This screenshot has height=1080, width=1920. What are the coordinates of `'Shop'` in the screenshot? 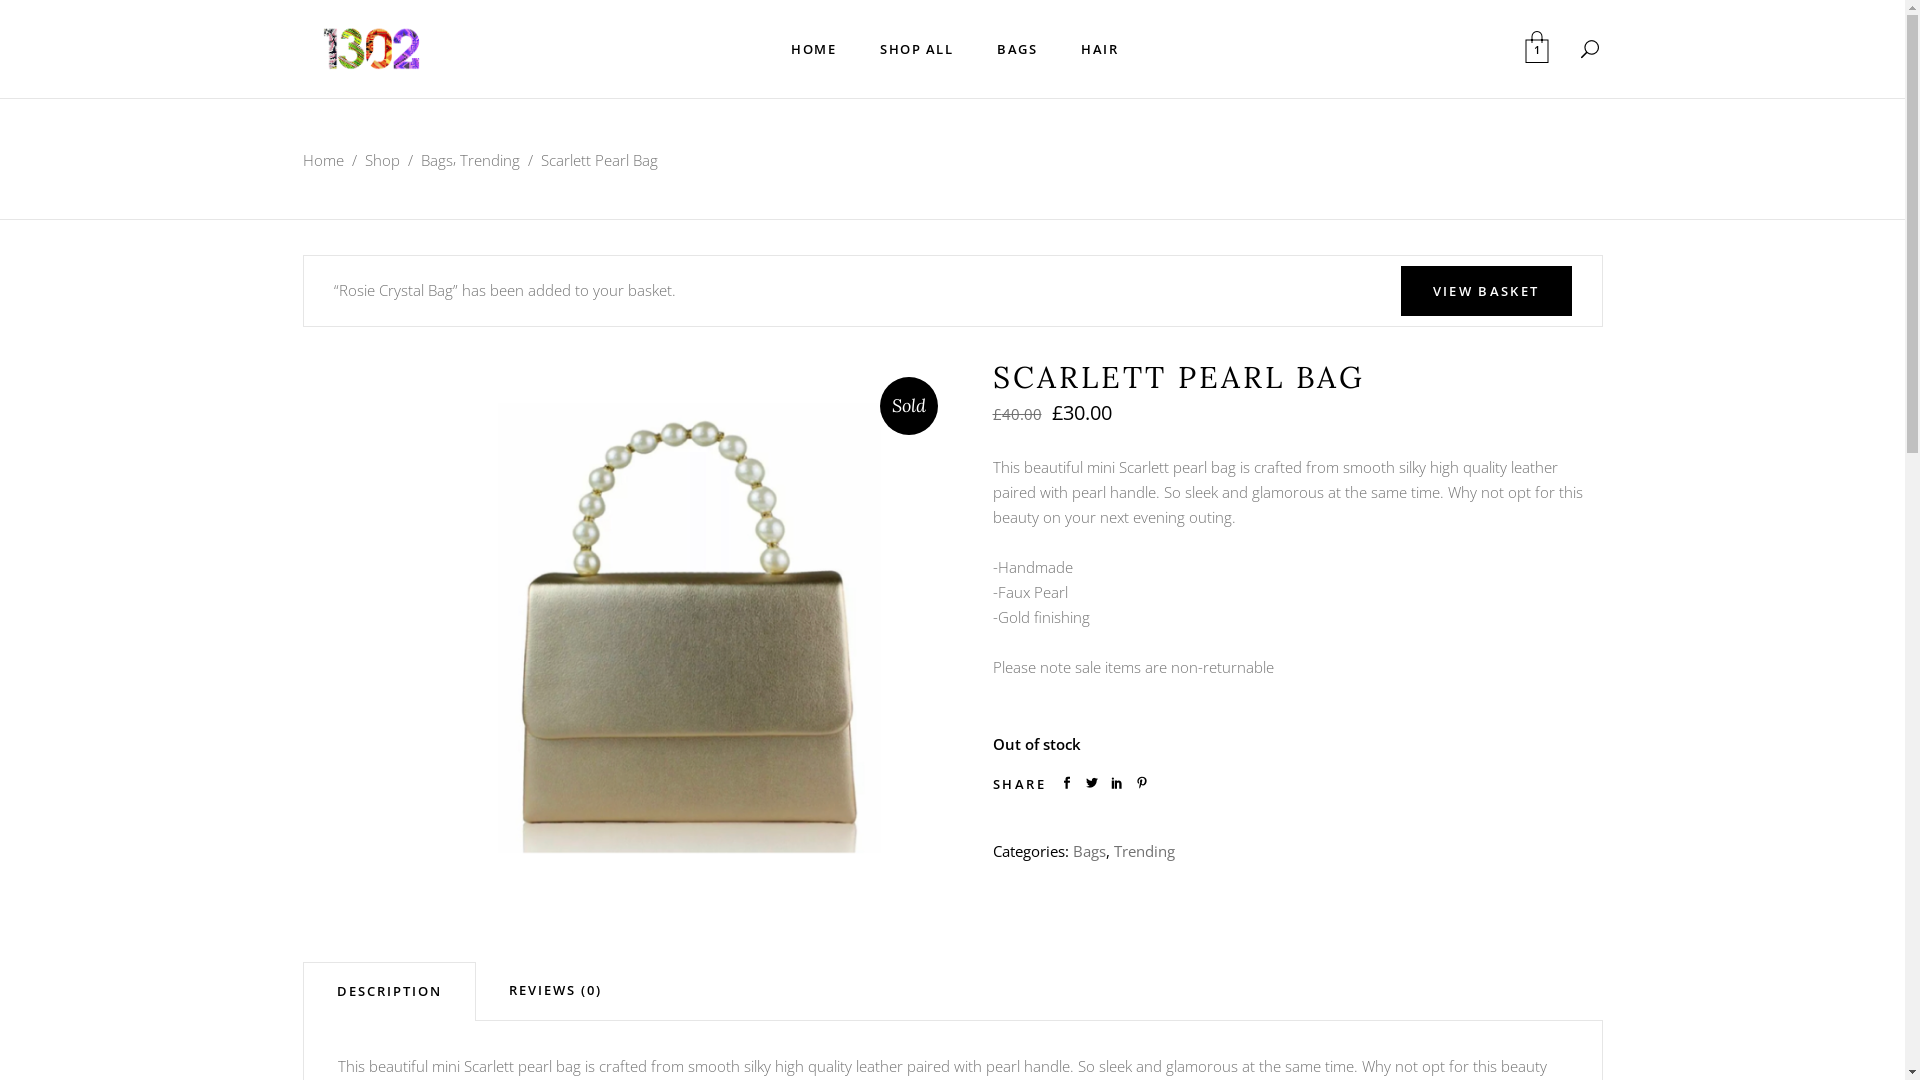 It's located at (381, 159).